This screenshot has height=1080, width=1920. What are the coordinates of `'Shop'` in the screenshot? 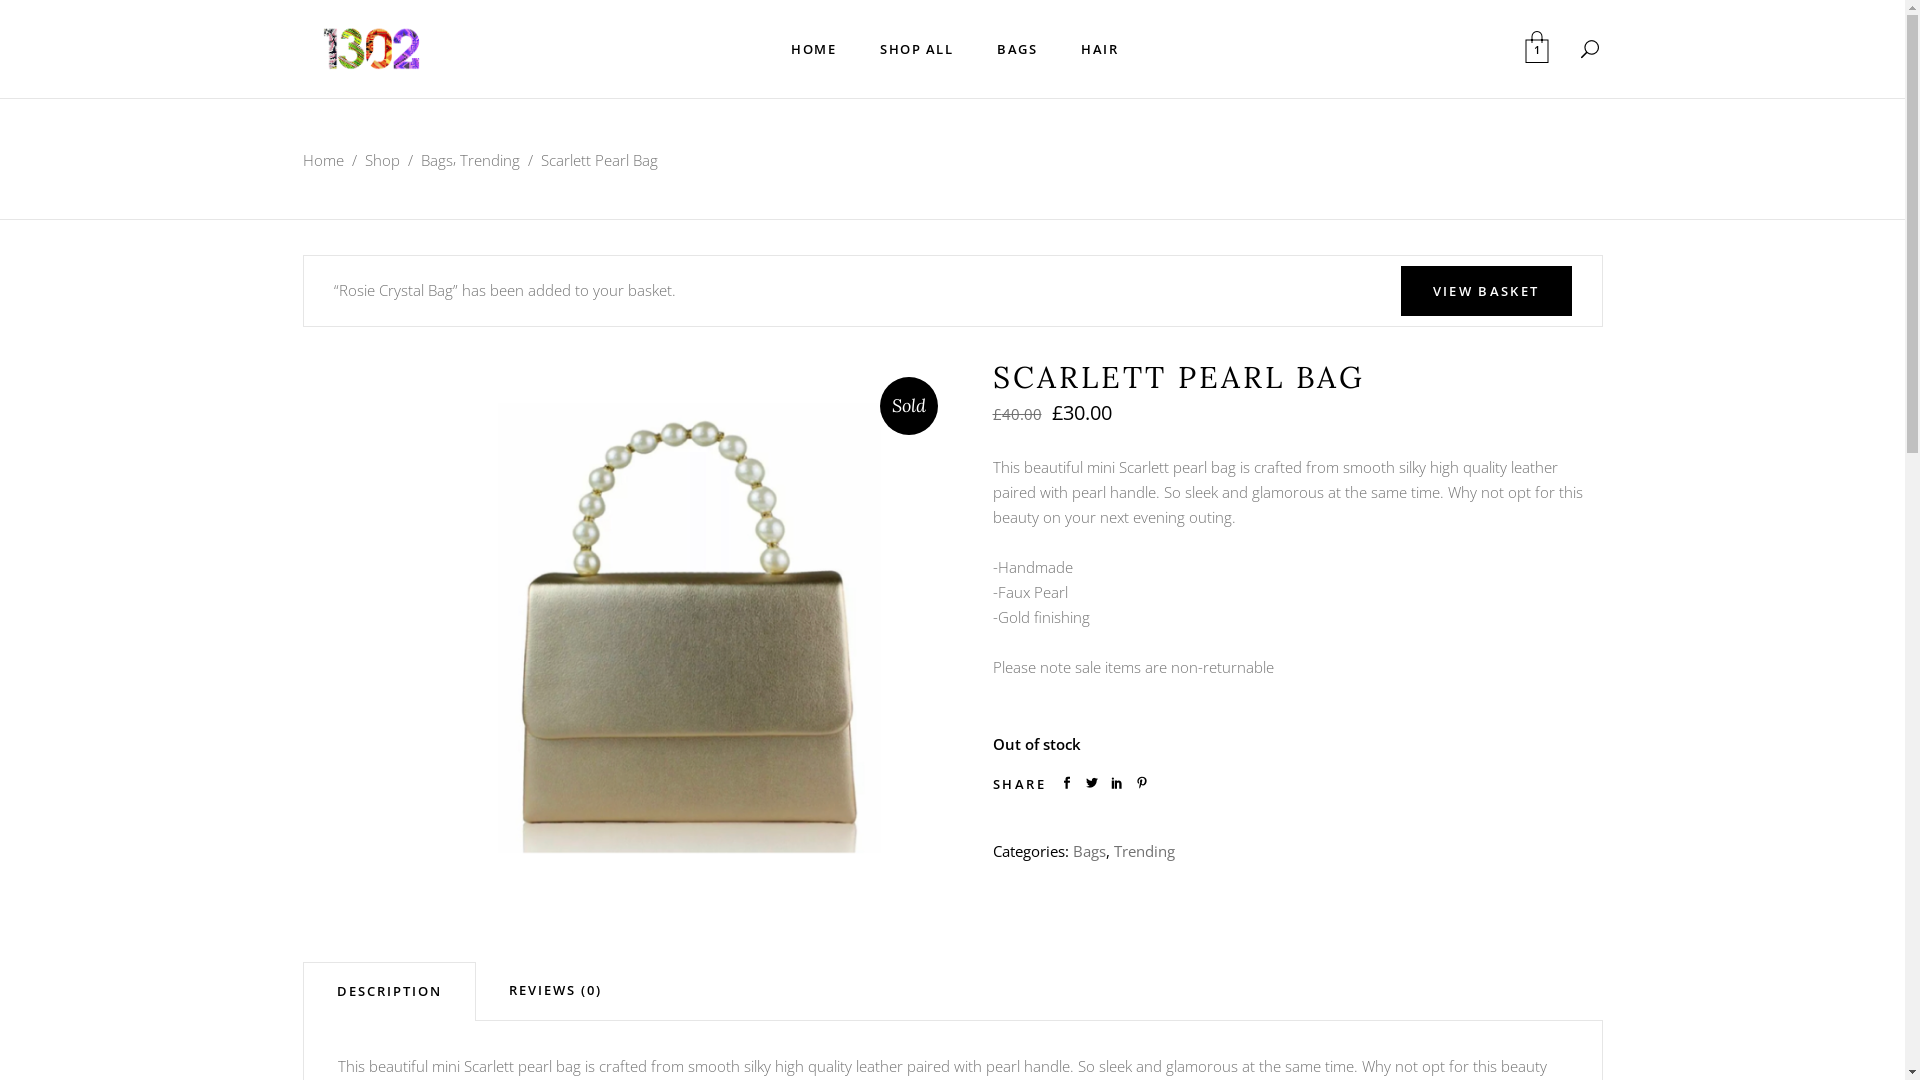 It's located at (381, 159).